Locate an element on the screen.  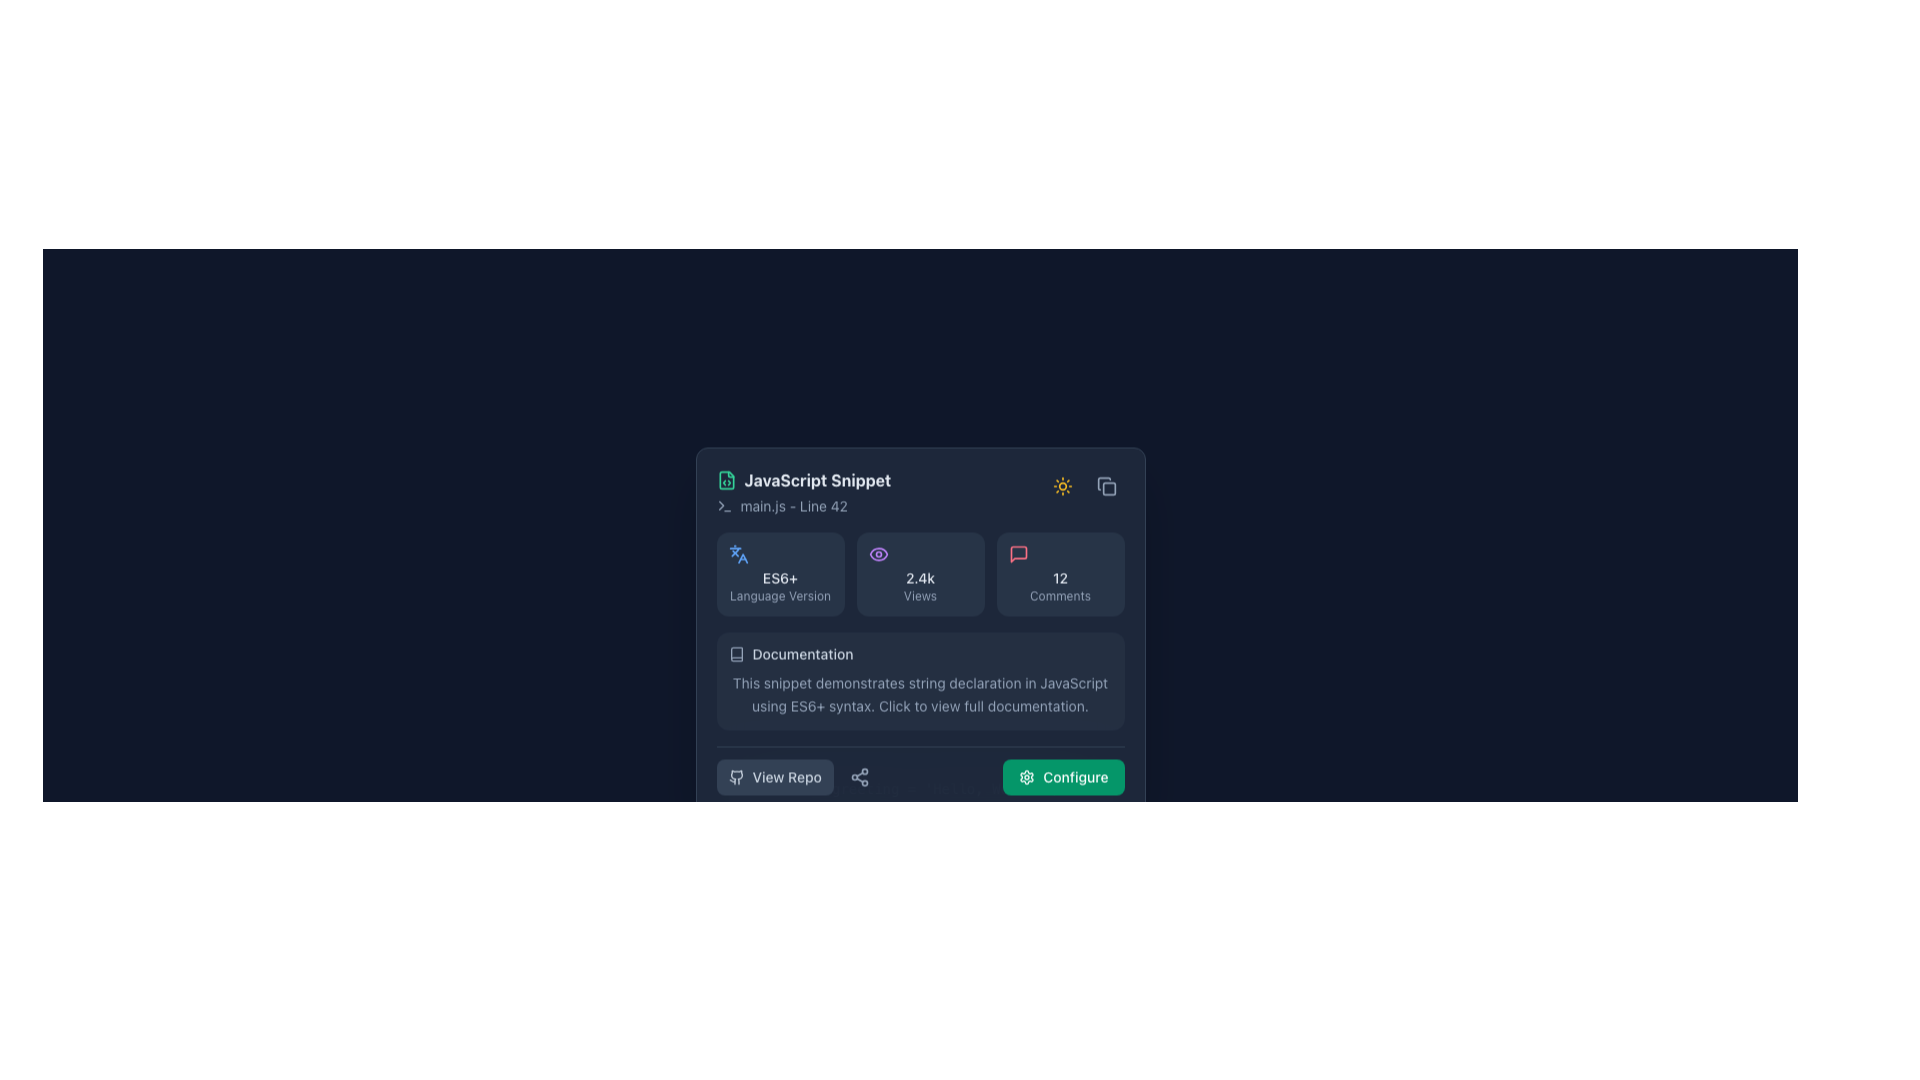
the static text label that displays 'main.js - Line 42', which is styled in light gray and is centrally aligned within a card interface is located at coordinates (793, 505).